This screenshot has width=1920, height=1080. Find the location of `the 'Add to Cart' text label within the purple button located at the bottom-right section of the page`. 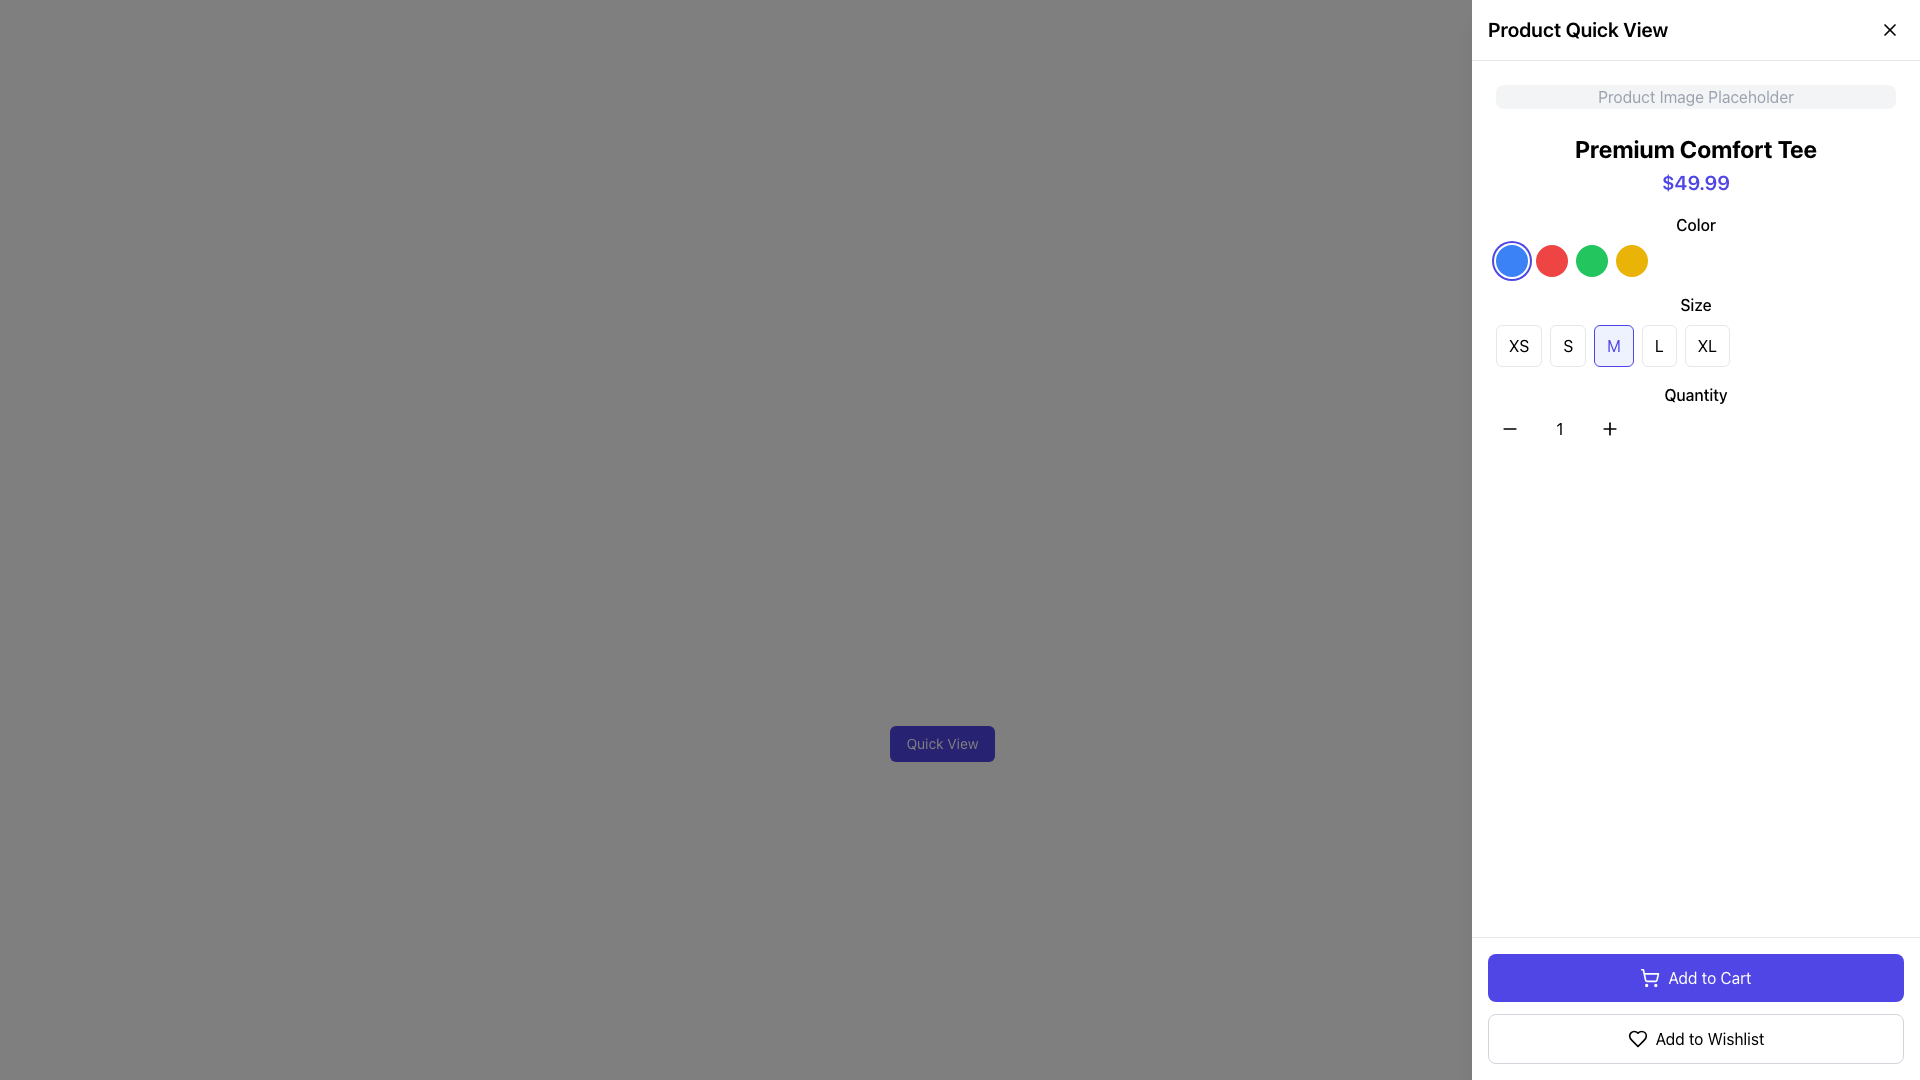

the 'Add to Cart' text label within the purple button located at the bottom-right section of the page is located at coordinates (1708, 977).